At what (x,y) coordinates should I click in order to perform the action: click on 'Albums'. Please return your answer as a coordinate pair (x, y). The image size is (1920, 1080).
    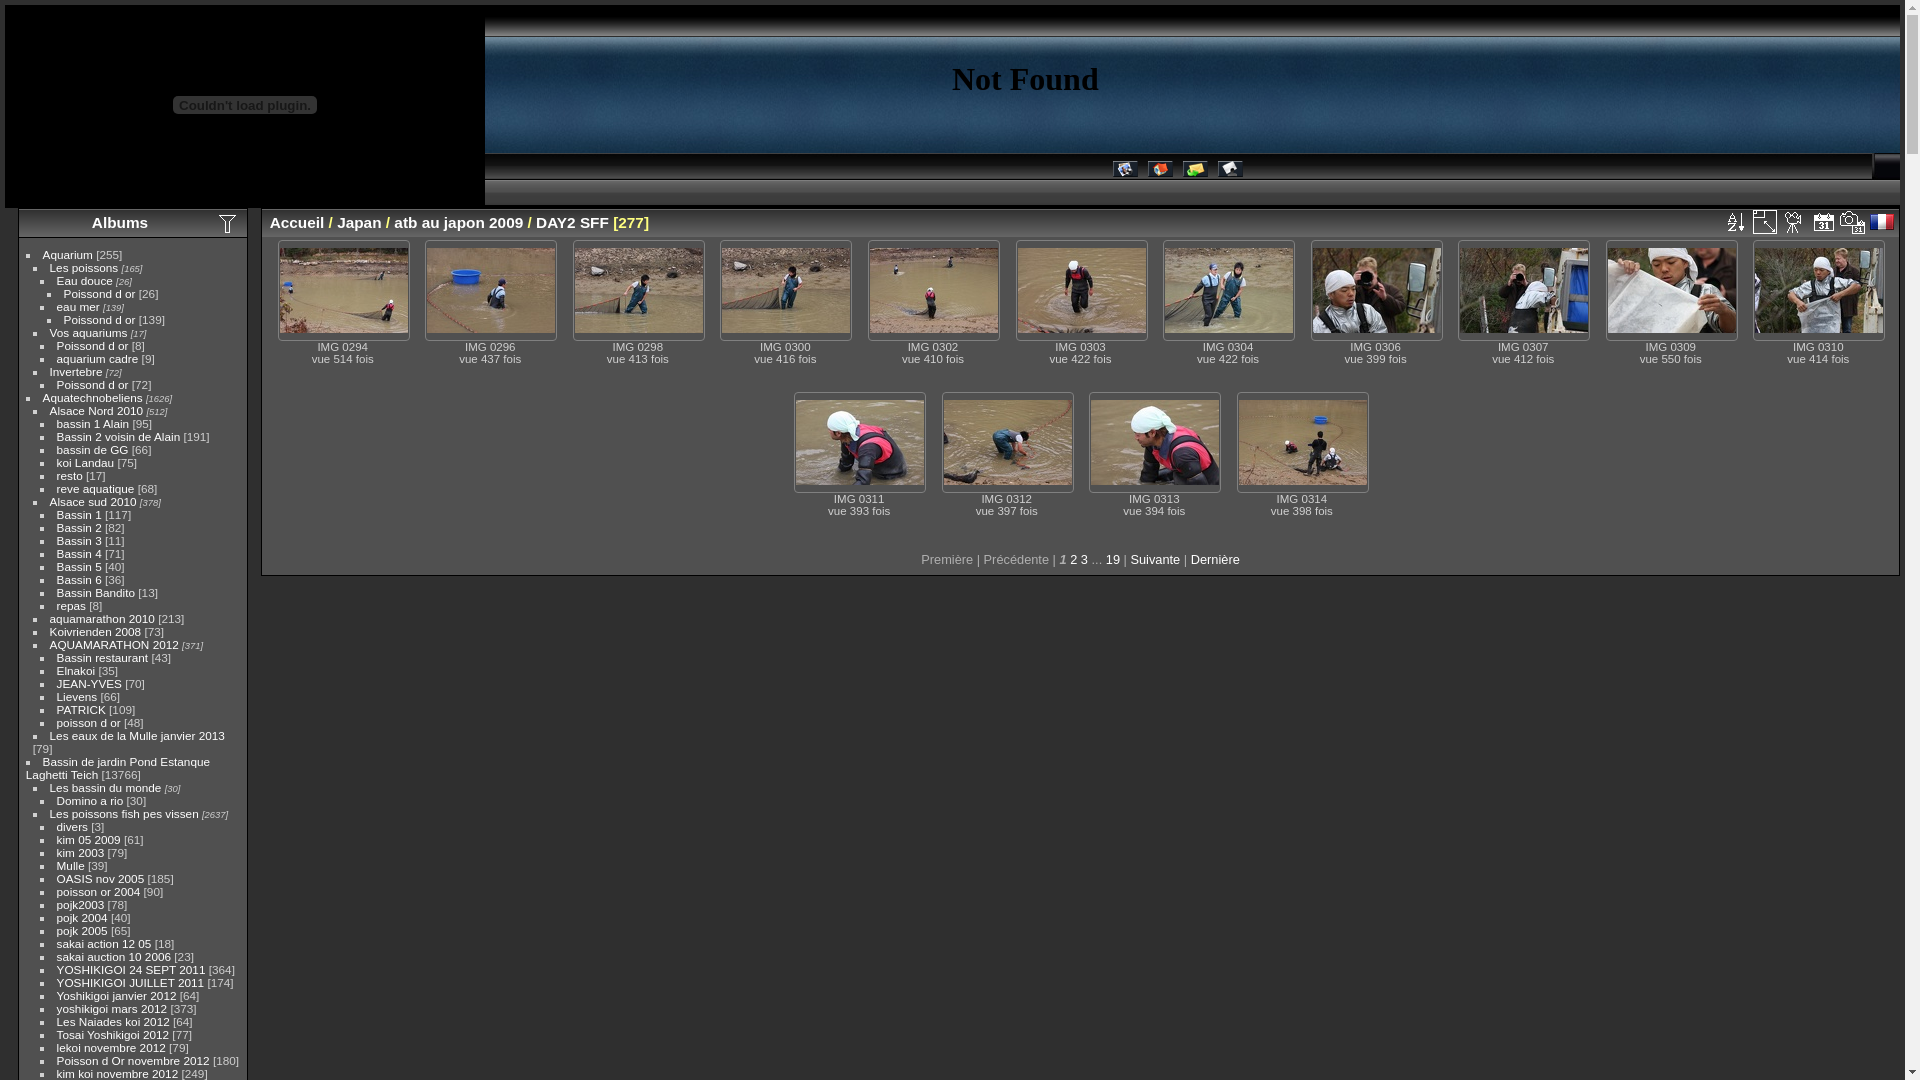
    Looking at the image, I should click on (119, 222).